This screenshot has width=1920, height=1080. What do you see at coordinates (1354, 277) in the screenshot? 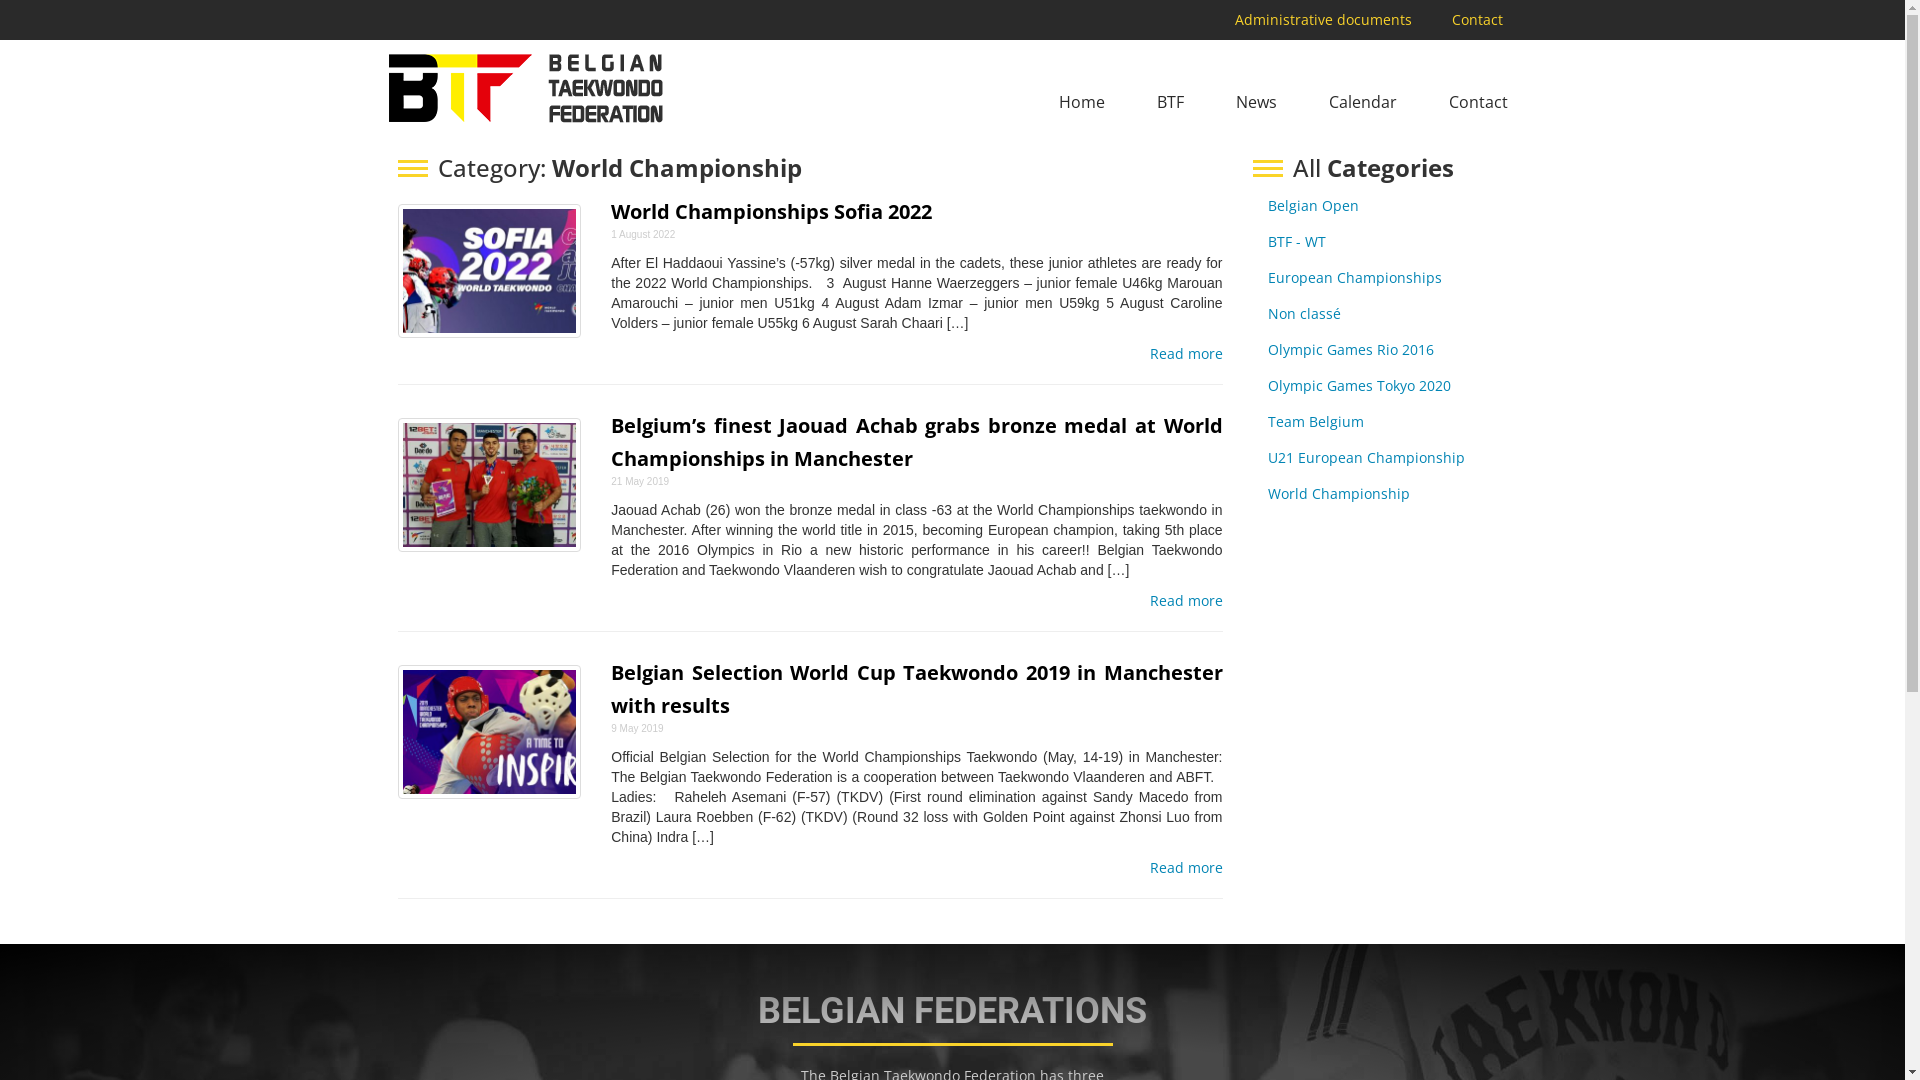
I see `'European Championships'` at bounding box center [1354, 277].